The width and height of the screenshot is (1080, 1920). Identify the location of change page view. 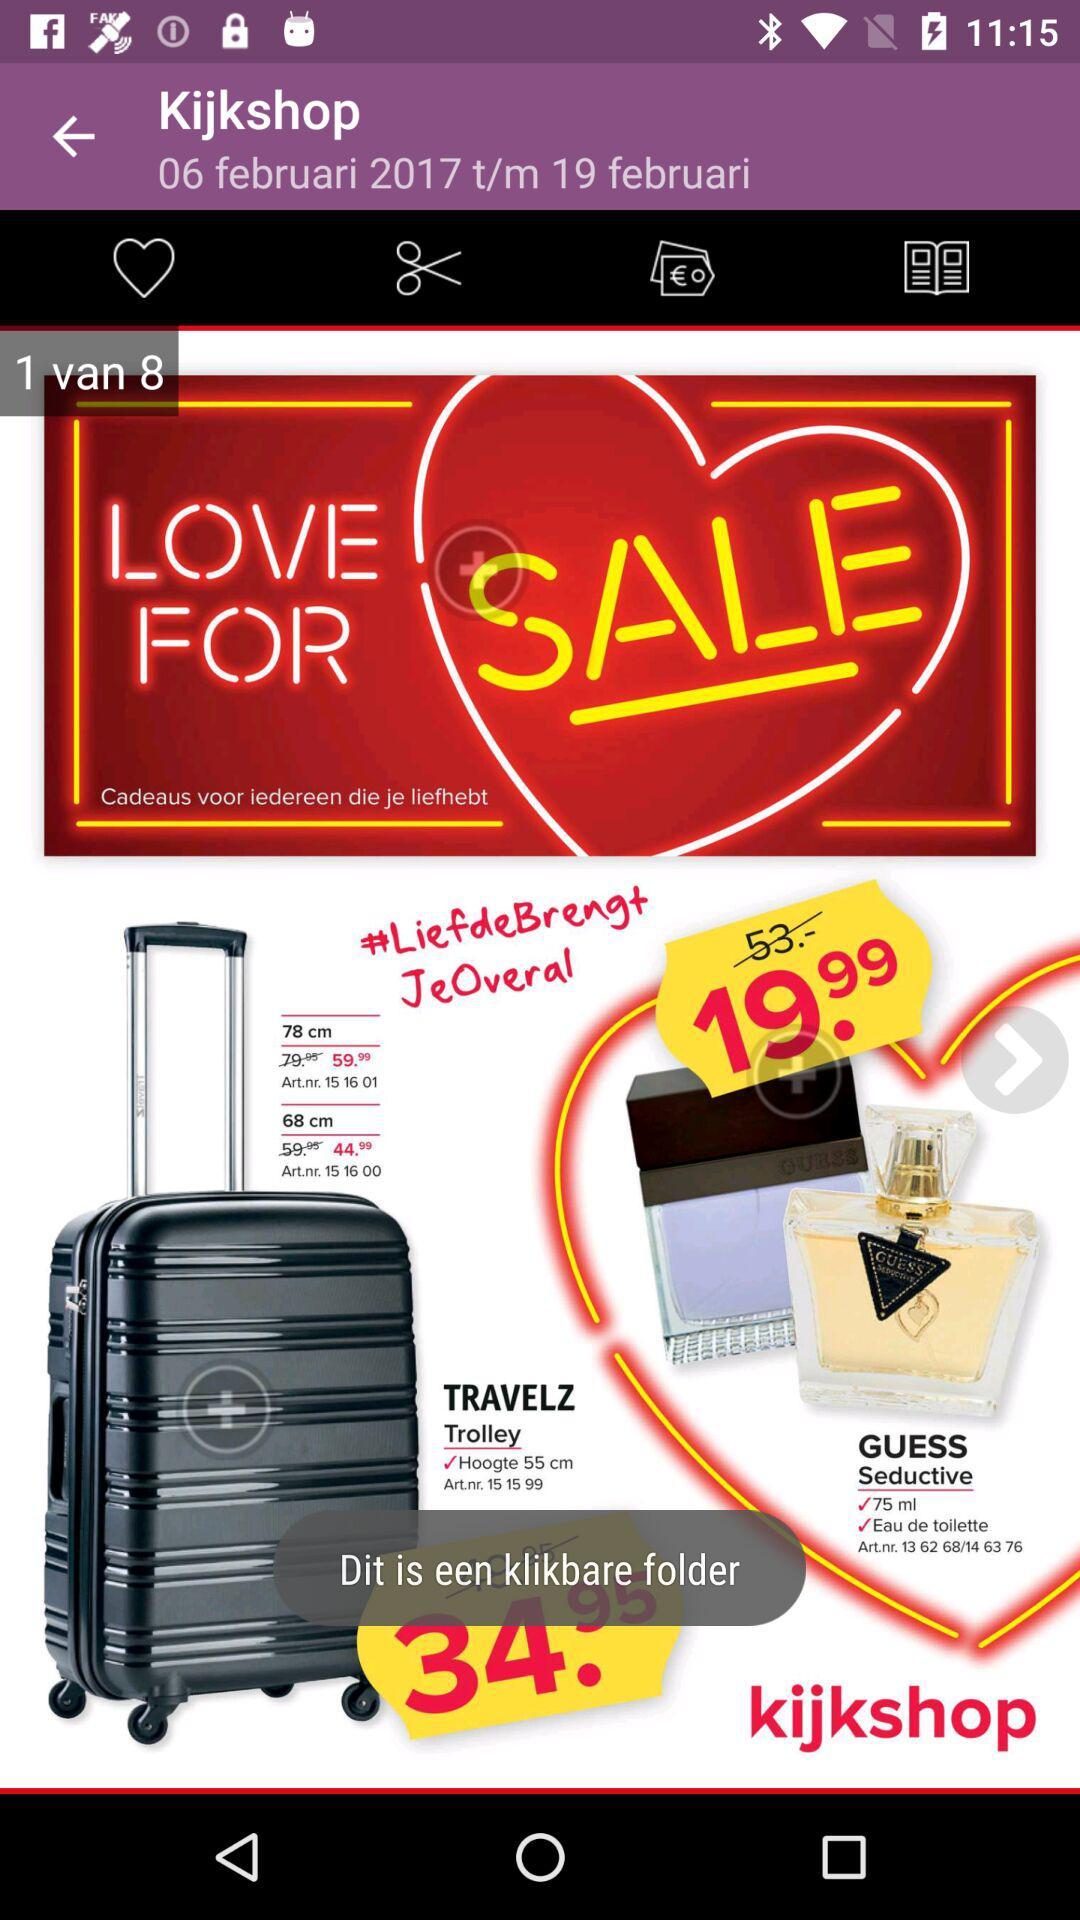
(936, 266).